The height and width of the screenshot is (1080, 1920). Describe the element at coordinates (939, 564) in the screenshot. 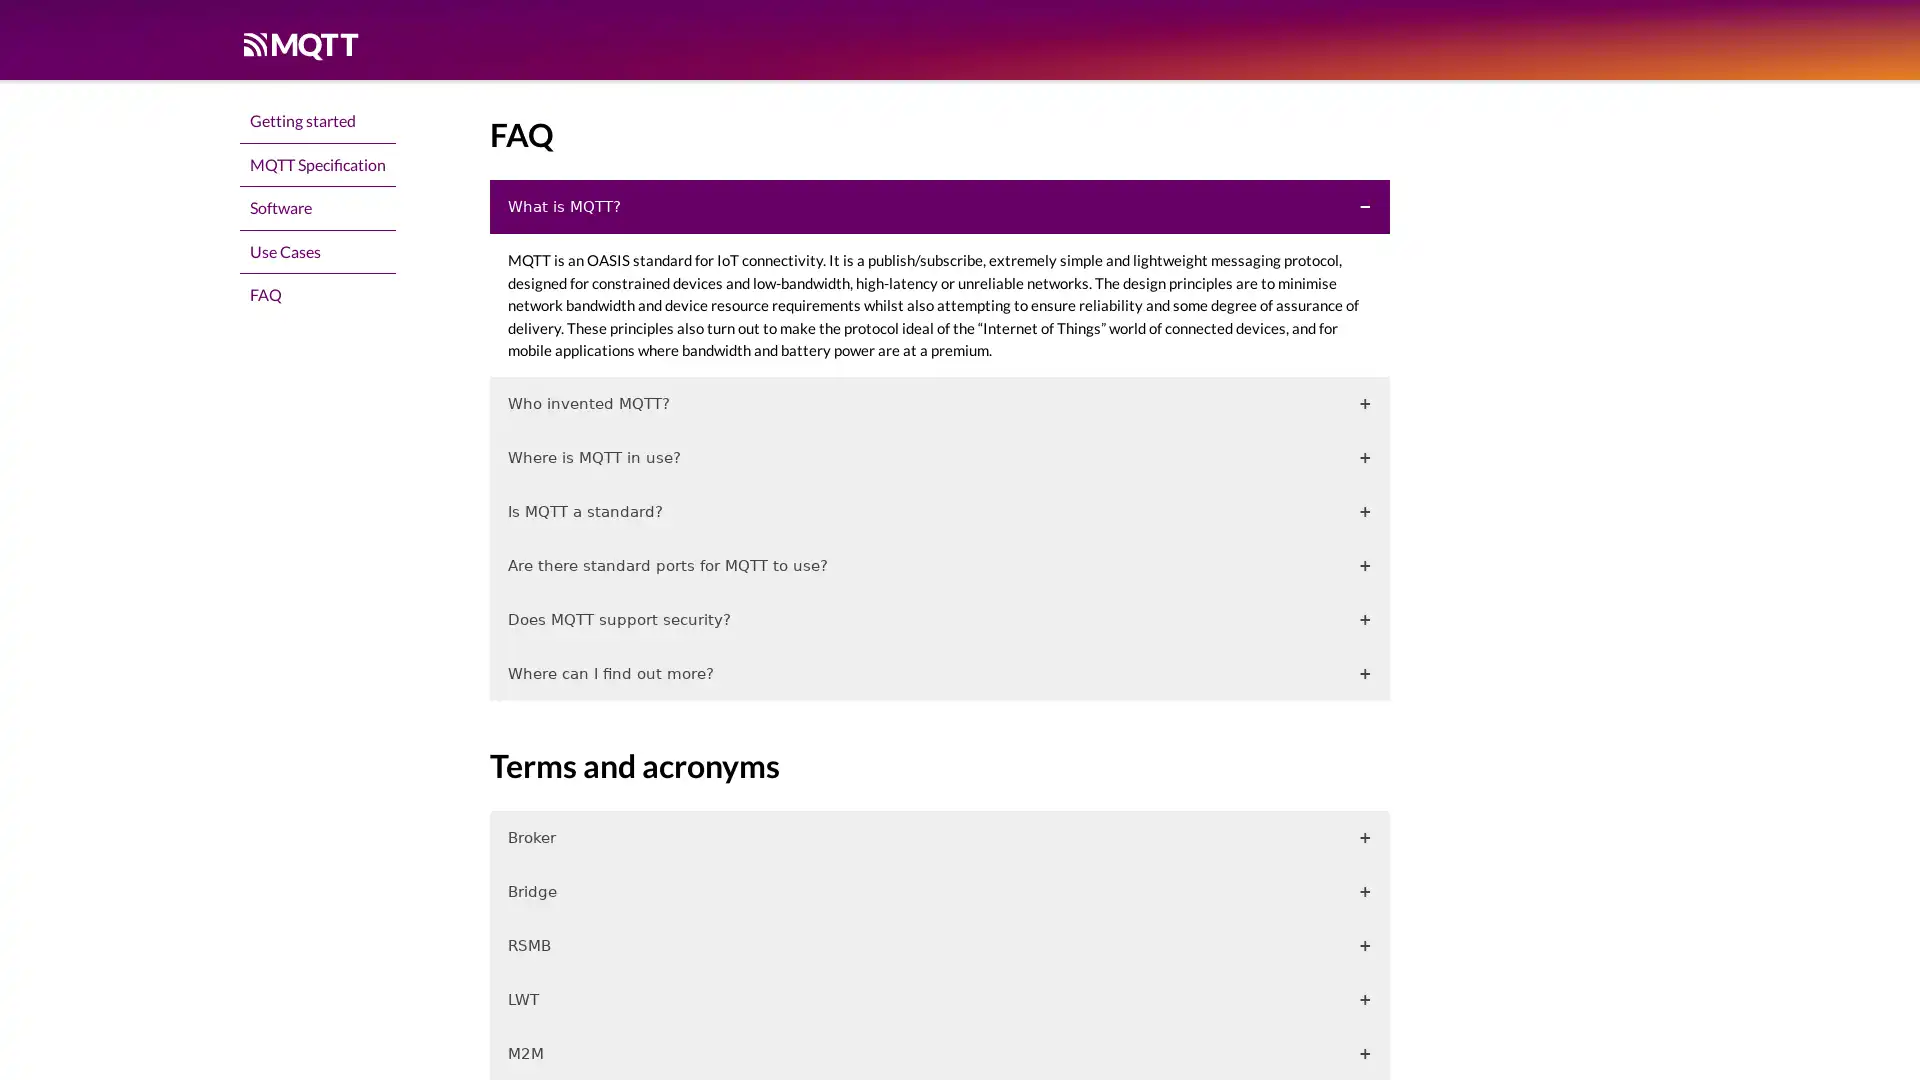

I see `Are there standard ports for MQTT to use? +` at that location.